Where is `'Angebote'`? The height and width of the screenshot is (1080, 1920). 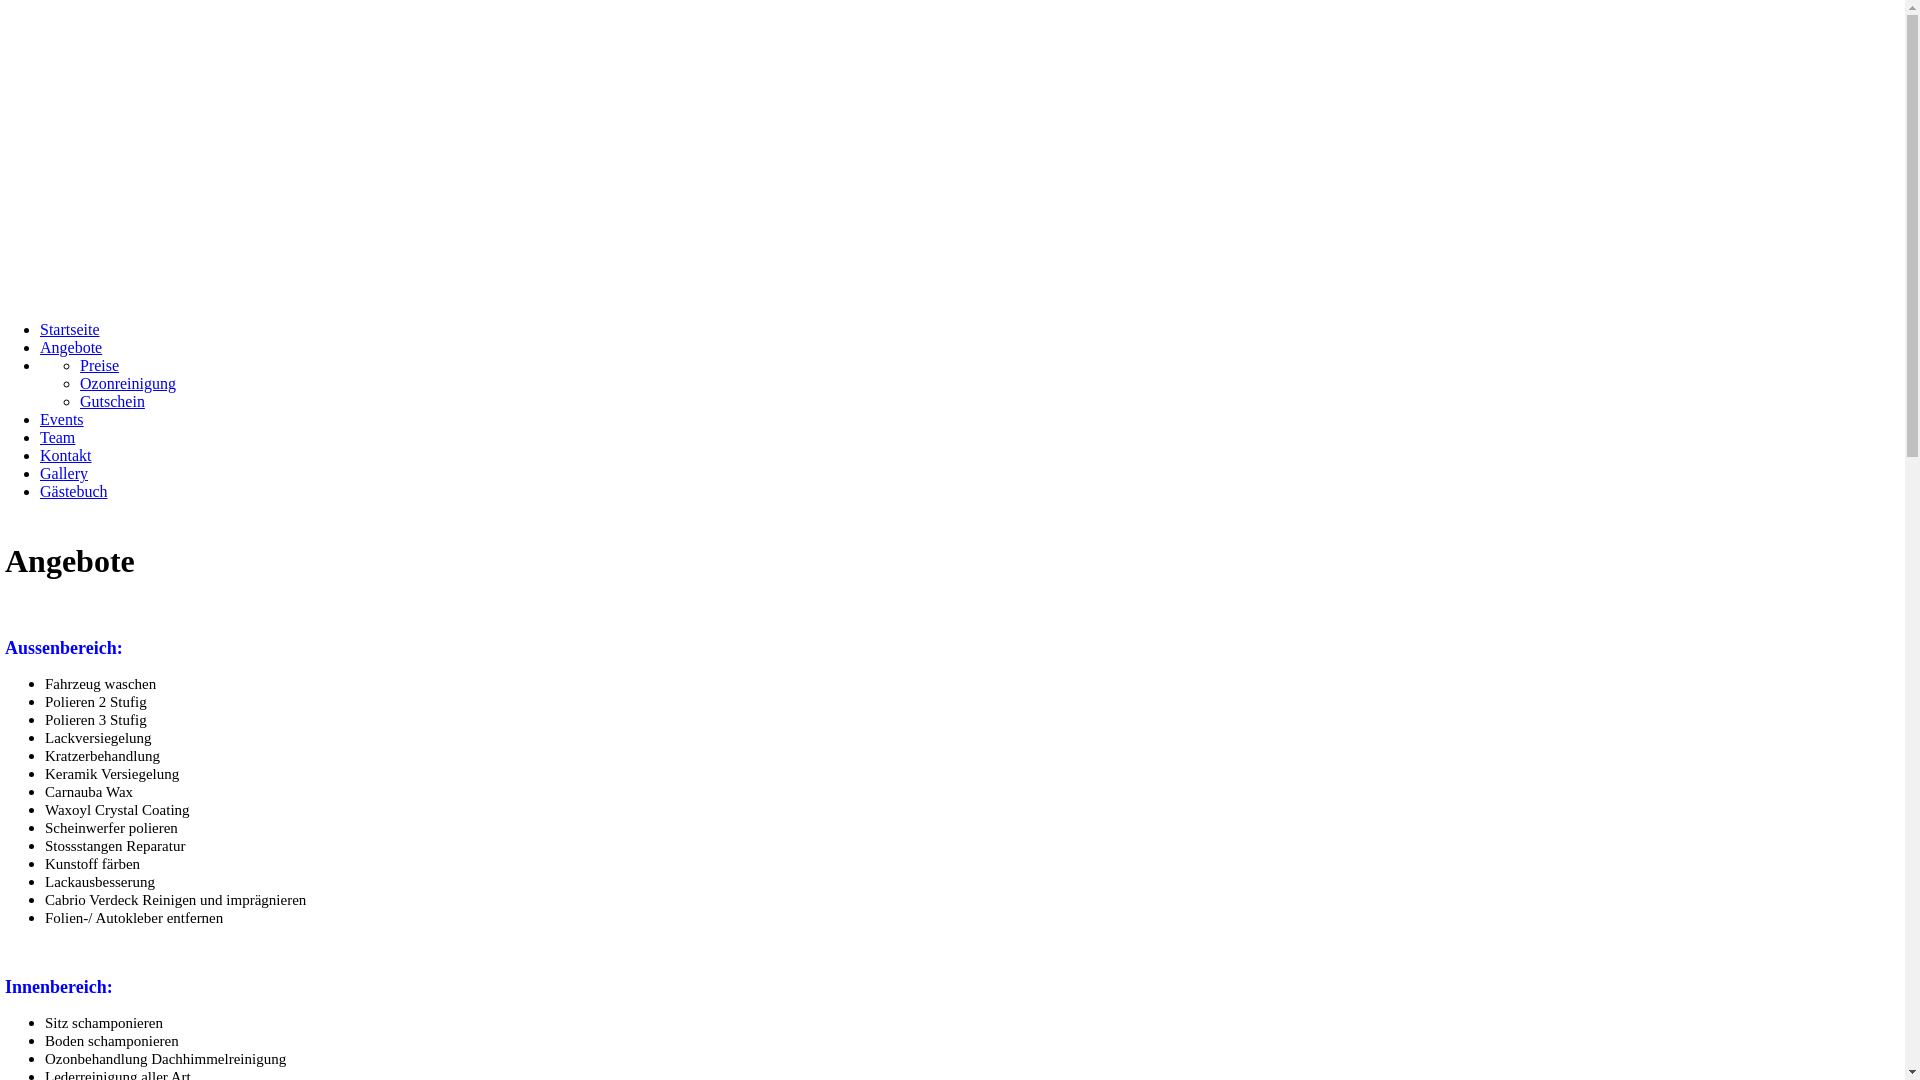
'Angebote' is located at coordinates (71, 346).